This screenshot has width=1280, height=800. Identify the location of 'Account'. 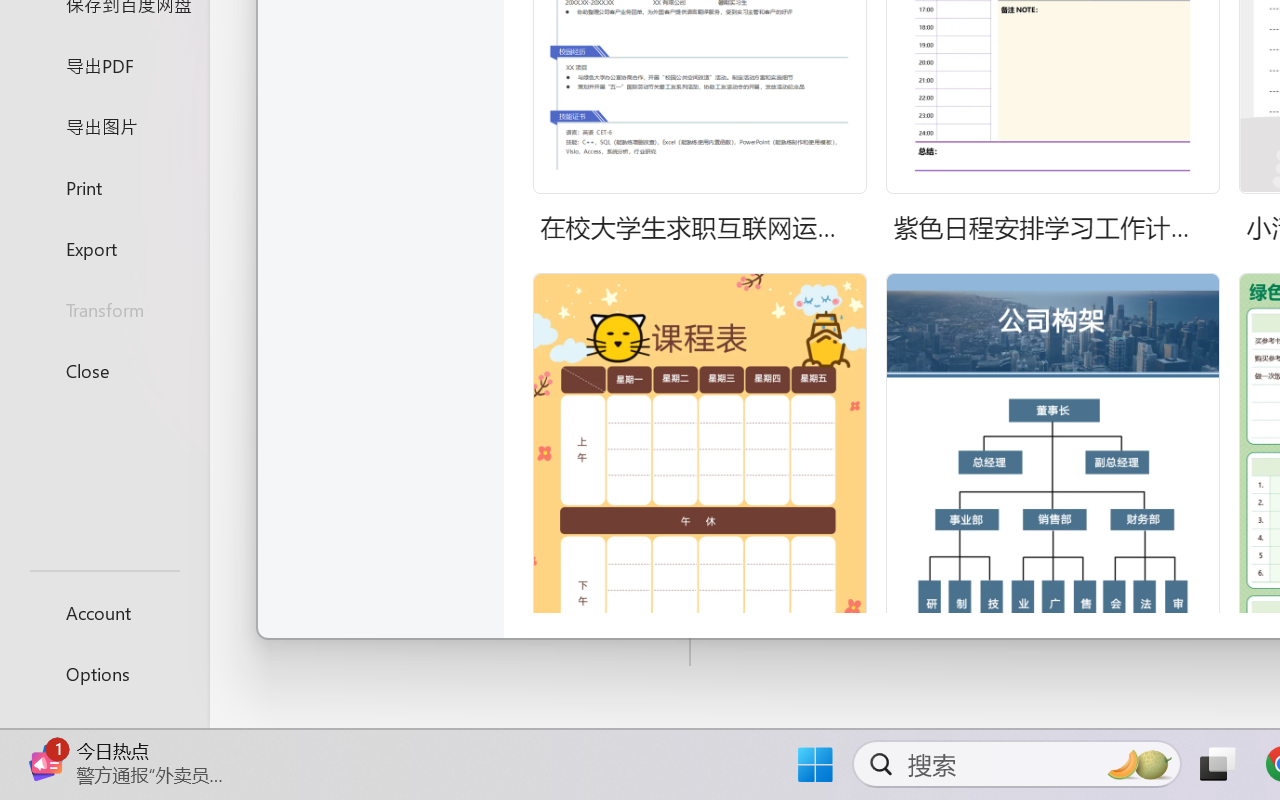
(103, 612).